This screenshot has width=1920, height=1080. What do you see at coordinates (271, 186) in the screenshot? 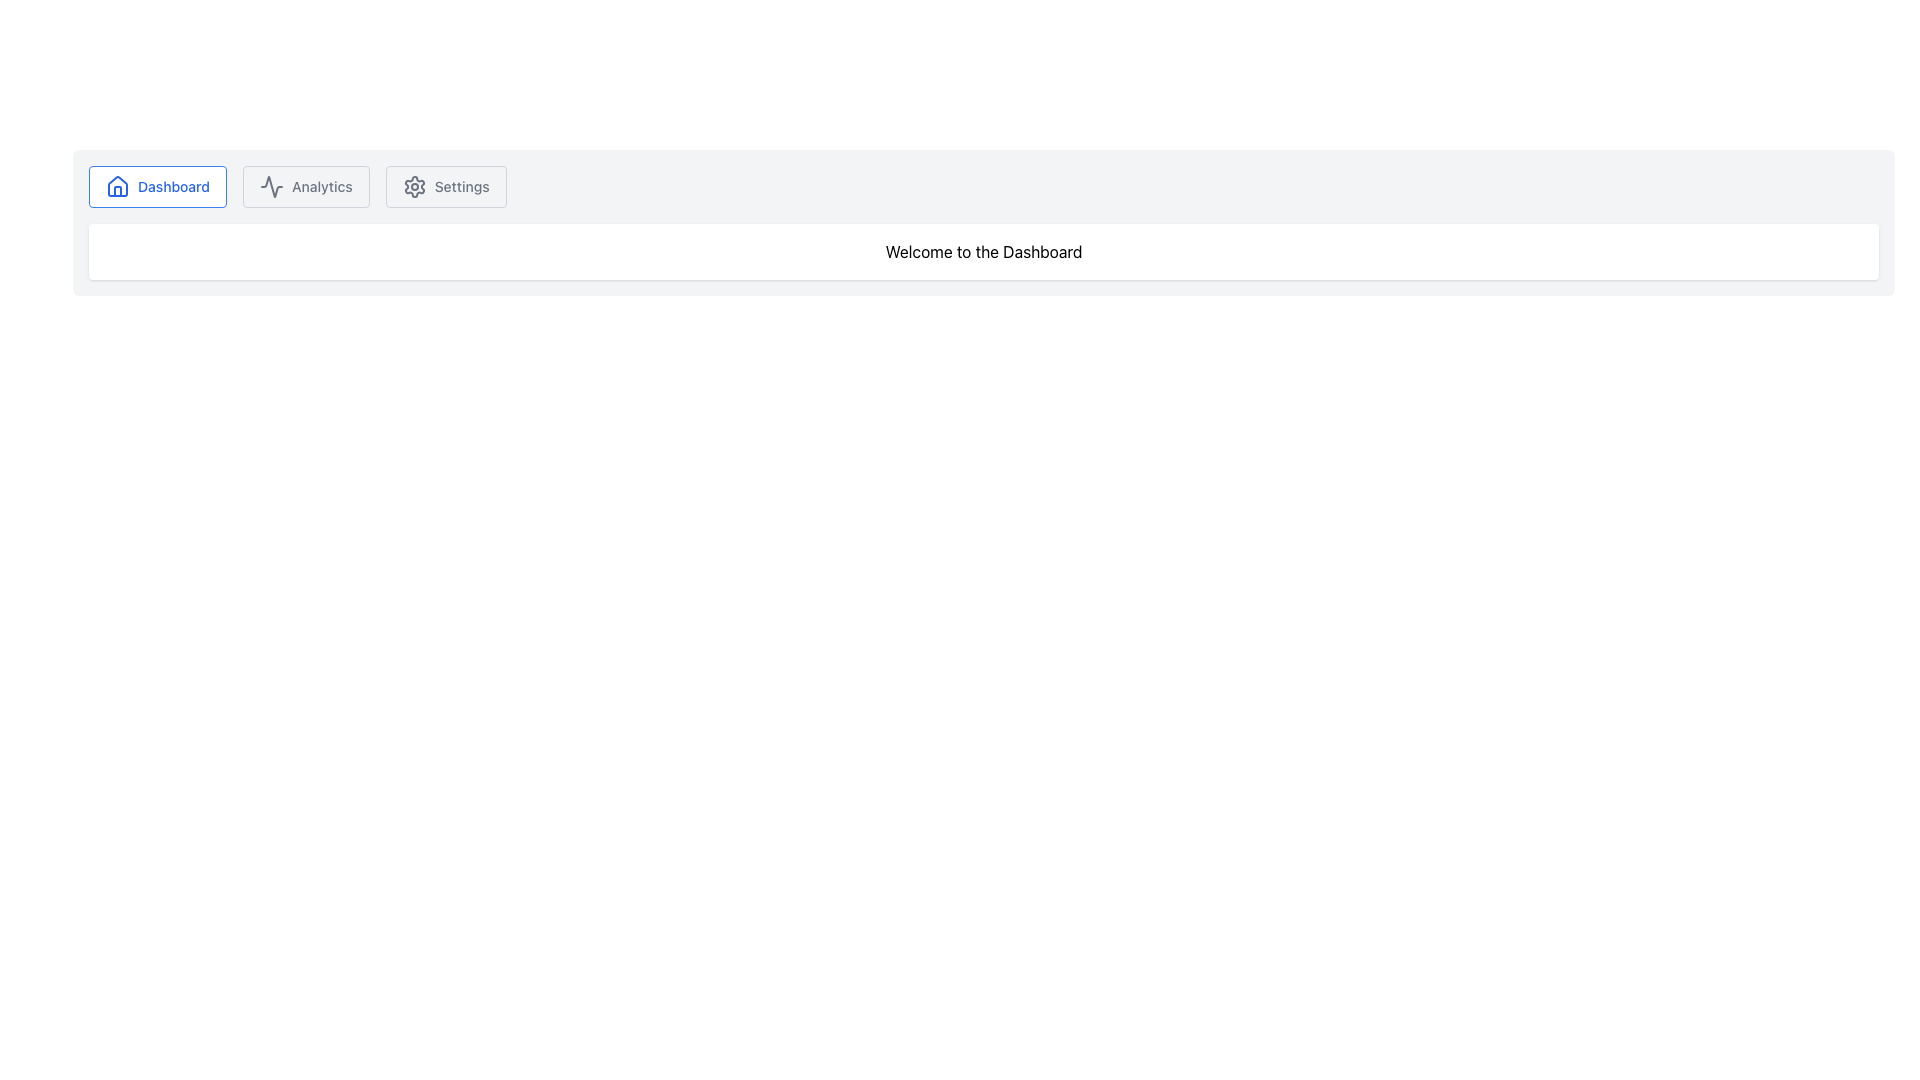
I see `the analytics icon located on the navigation bar, which is second from the left` at bounding box center [271, 186].